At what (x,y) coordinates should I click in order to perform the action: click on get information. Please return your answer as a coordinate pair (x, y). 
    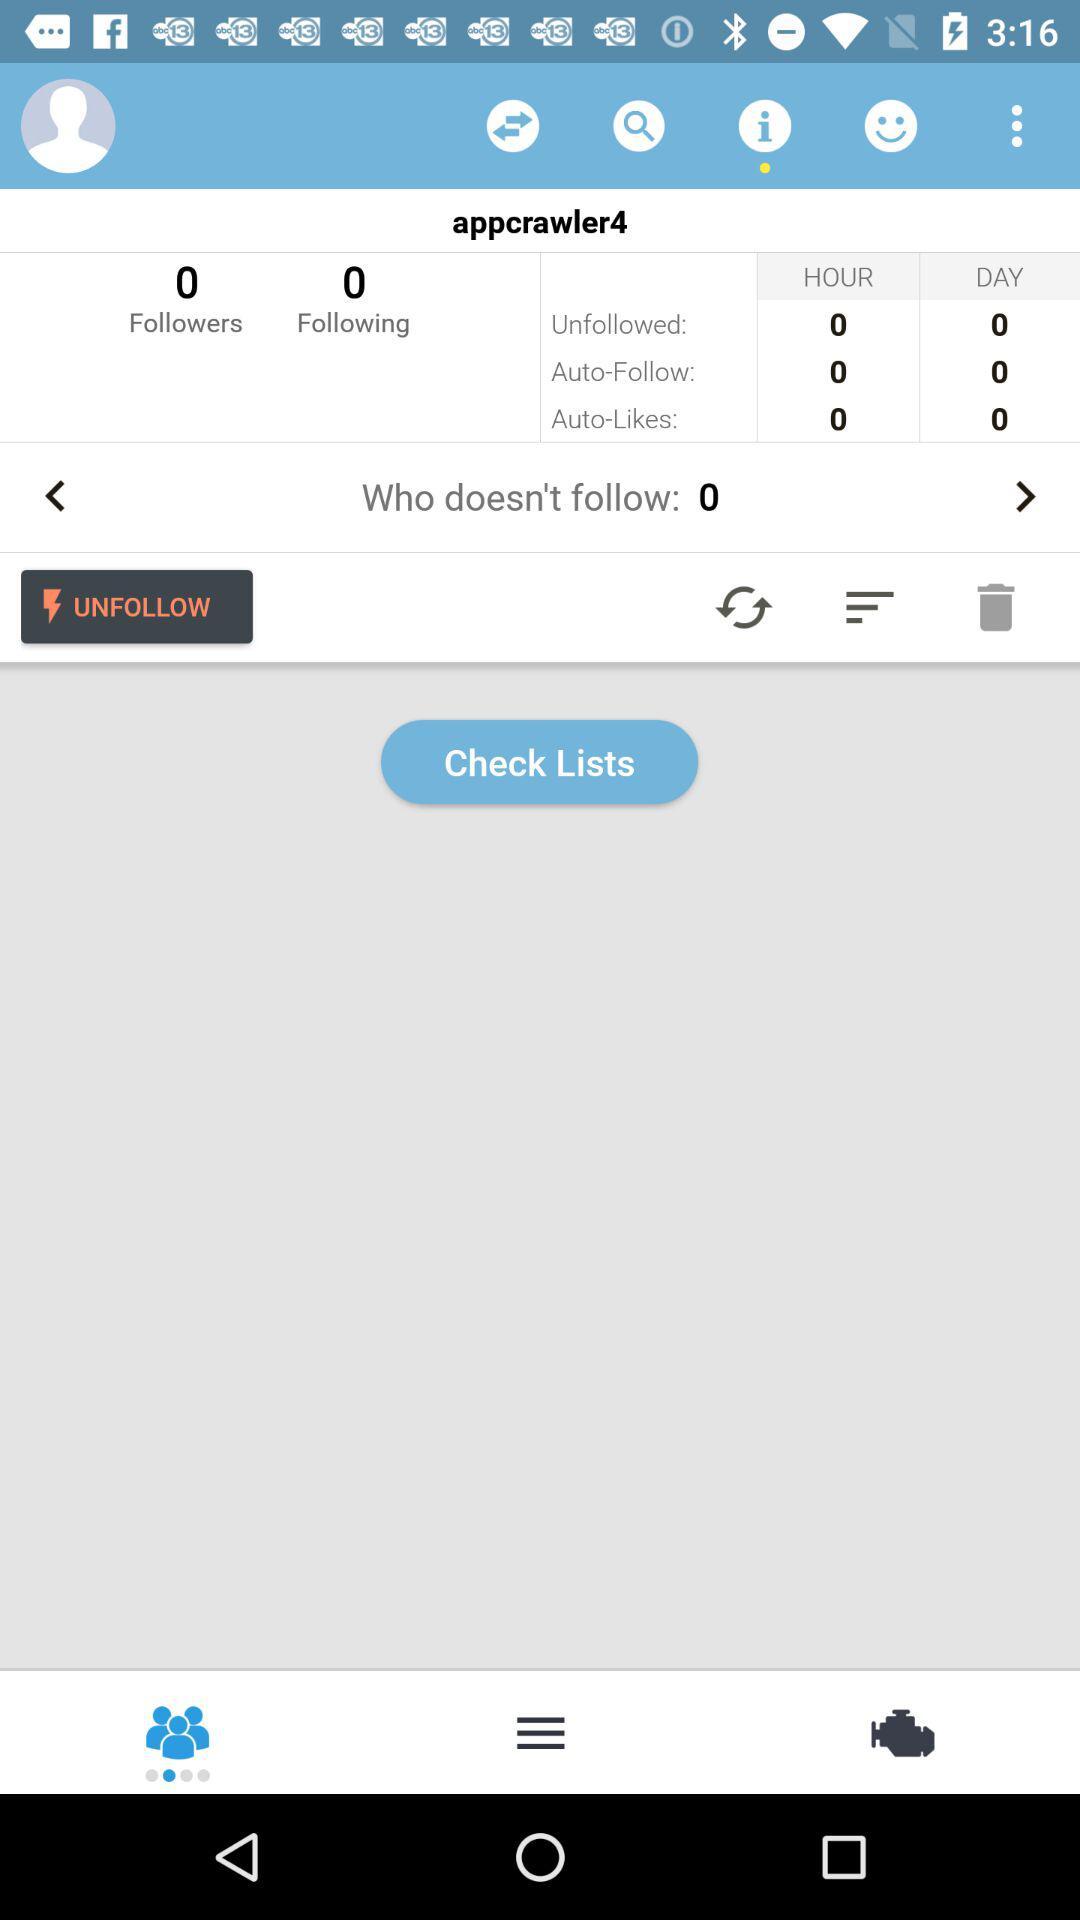
    Looking at the image, I should click on (764, 124).